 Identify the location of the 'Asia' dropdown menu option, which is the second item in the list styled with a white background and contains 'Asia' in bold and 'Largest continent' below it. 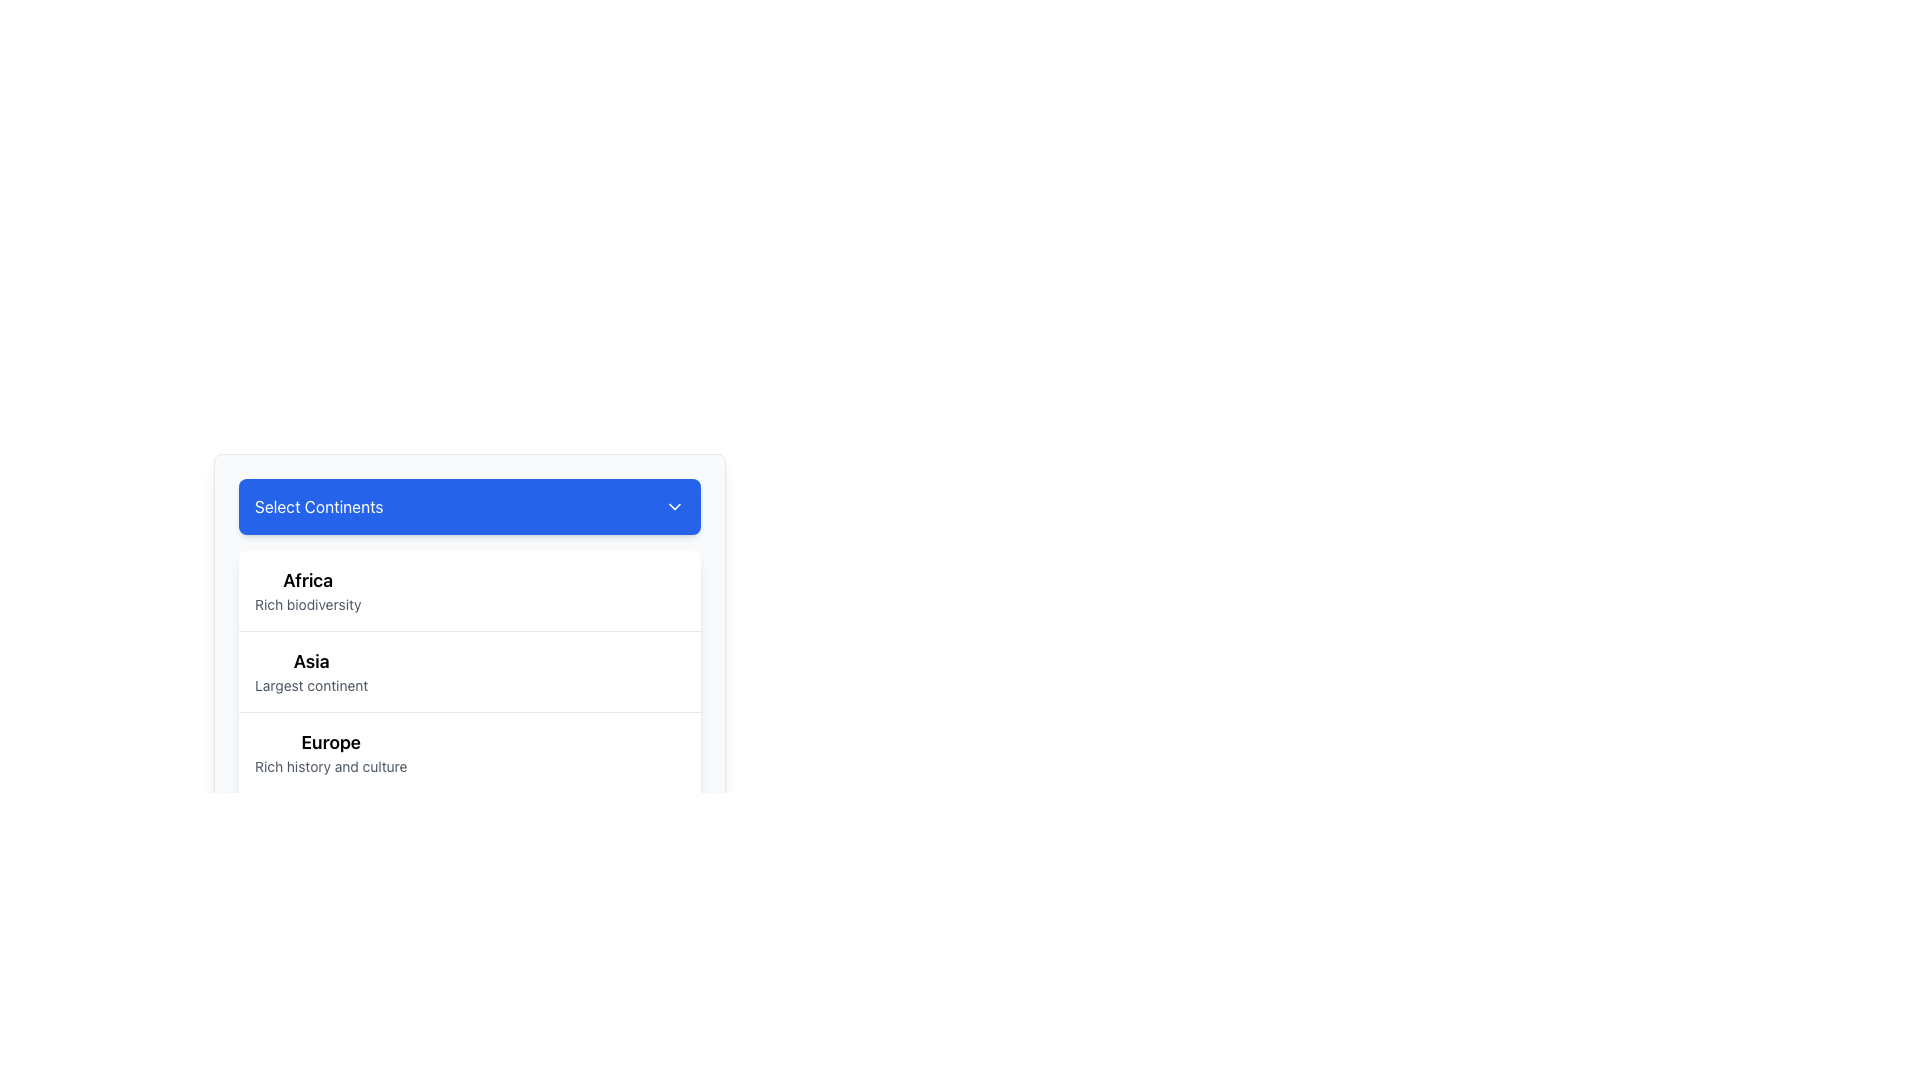
(469, 694).